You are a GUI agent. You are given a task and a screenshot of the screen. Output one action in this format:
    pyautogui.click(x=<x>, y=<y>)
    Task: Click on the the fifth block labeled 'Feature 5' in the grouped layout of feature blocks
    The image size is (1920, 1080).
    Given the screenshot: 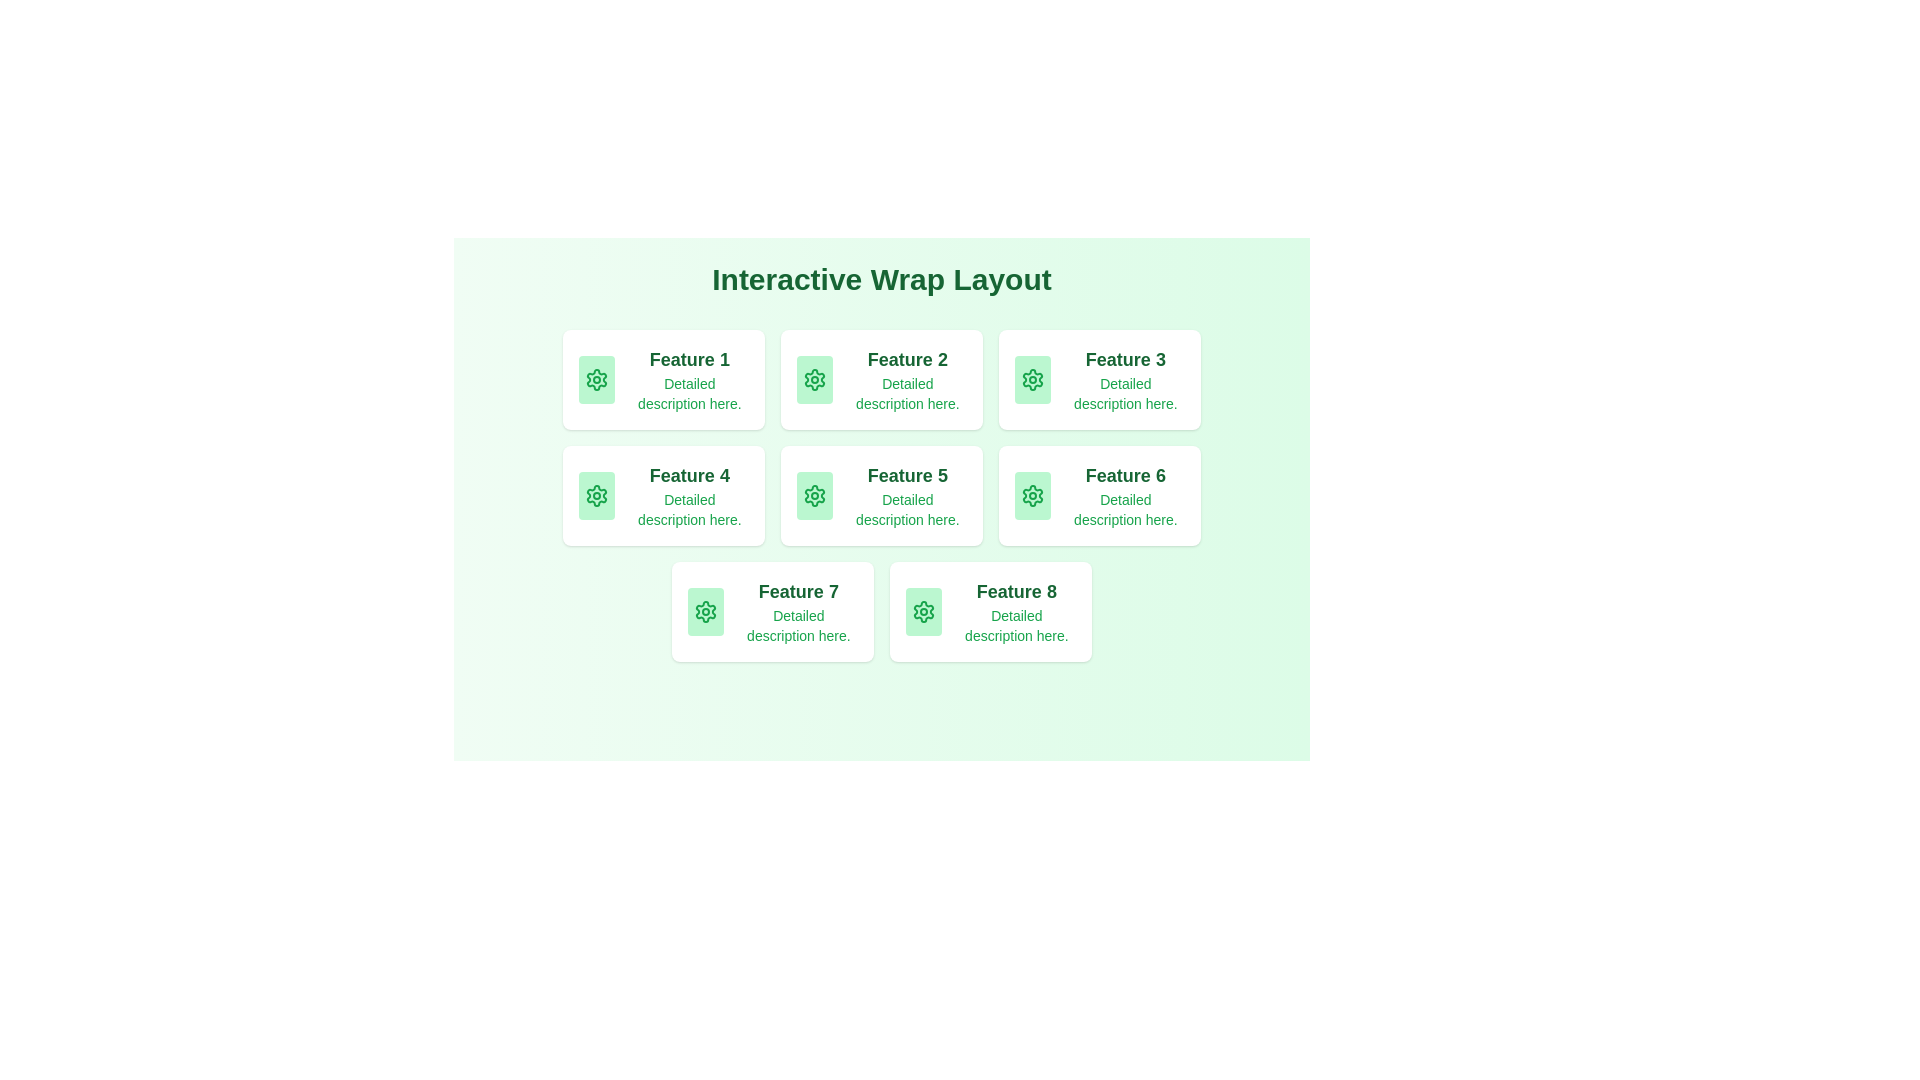 What is the action you would take?
    pyautogui.click(x=881, y=495)
    